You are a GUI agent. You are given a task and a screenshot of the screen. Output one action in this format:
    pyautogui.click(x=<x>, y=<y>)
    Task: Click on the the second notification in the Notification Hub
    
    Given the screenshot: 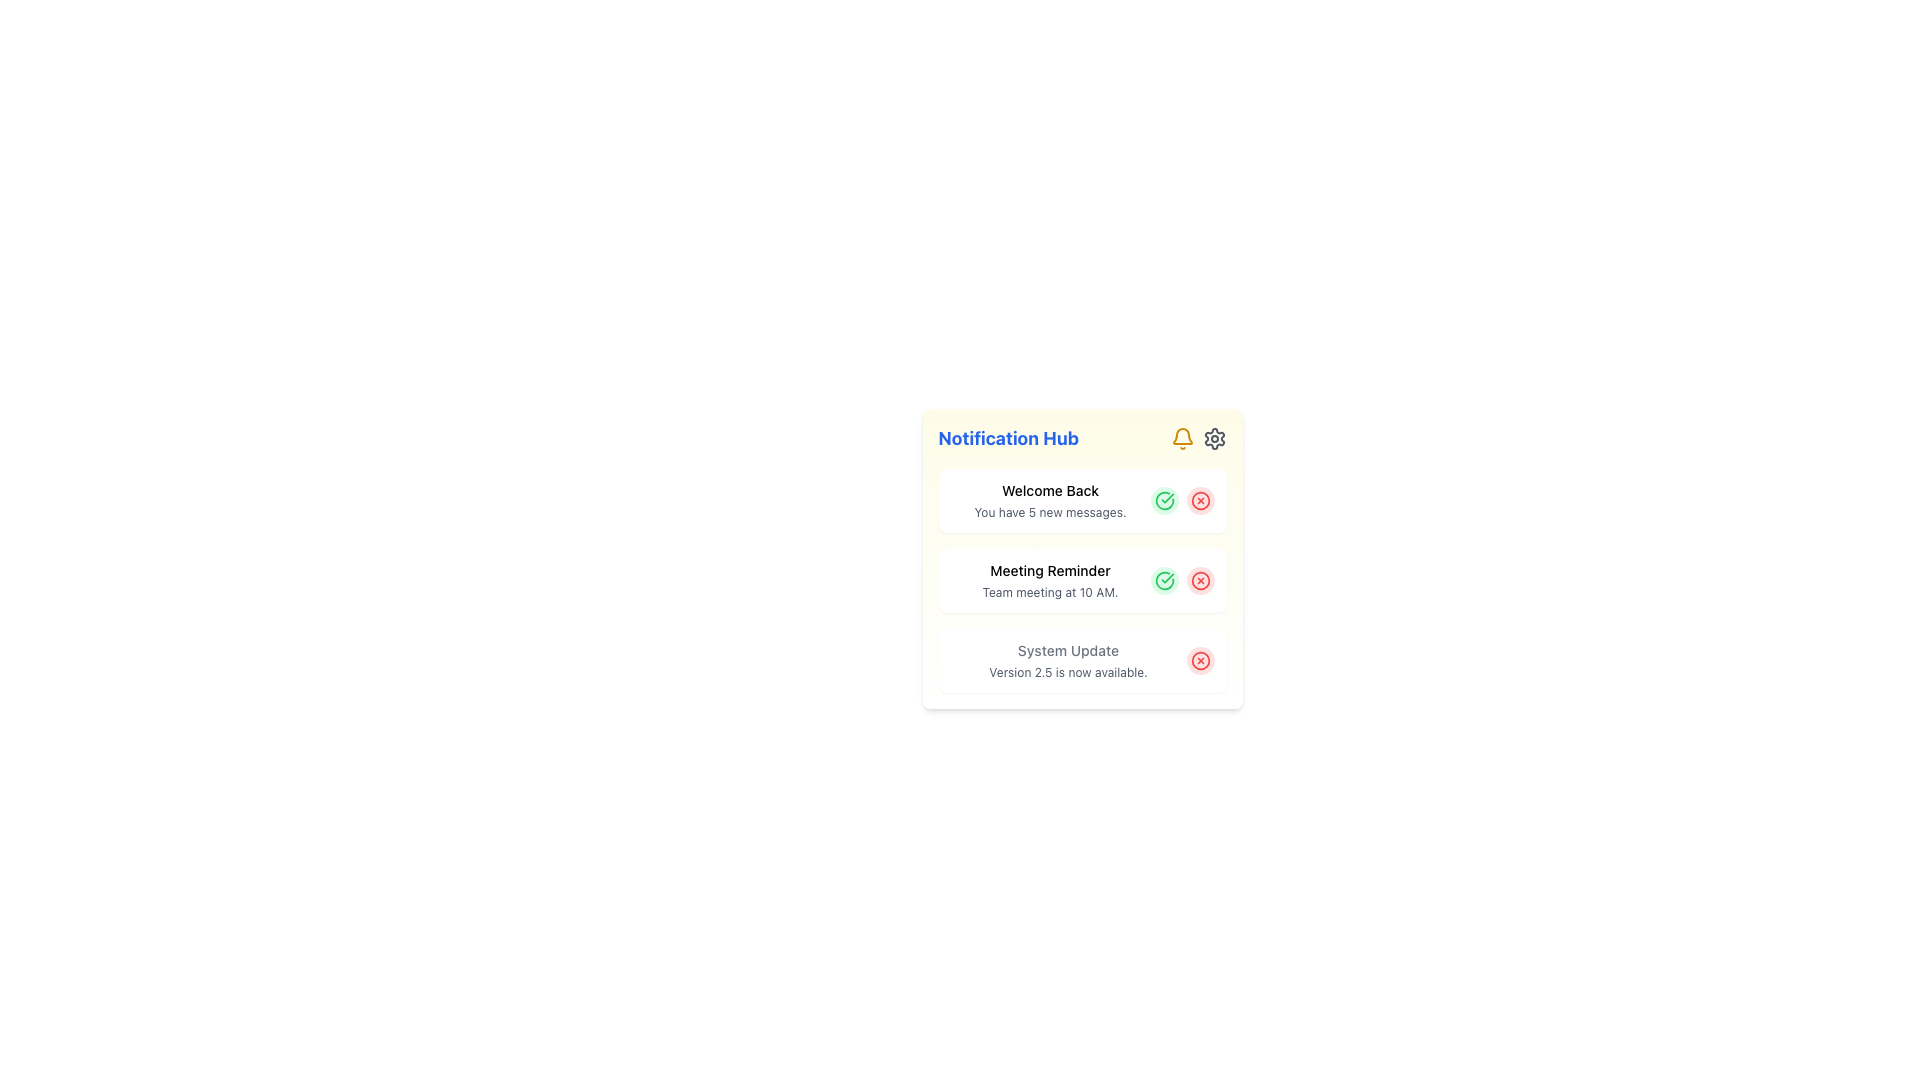 What is the action you would take?
    pyautogui.click(x=1081, y=559)
    